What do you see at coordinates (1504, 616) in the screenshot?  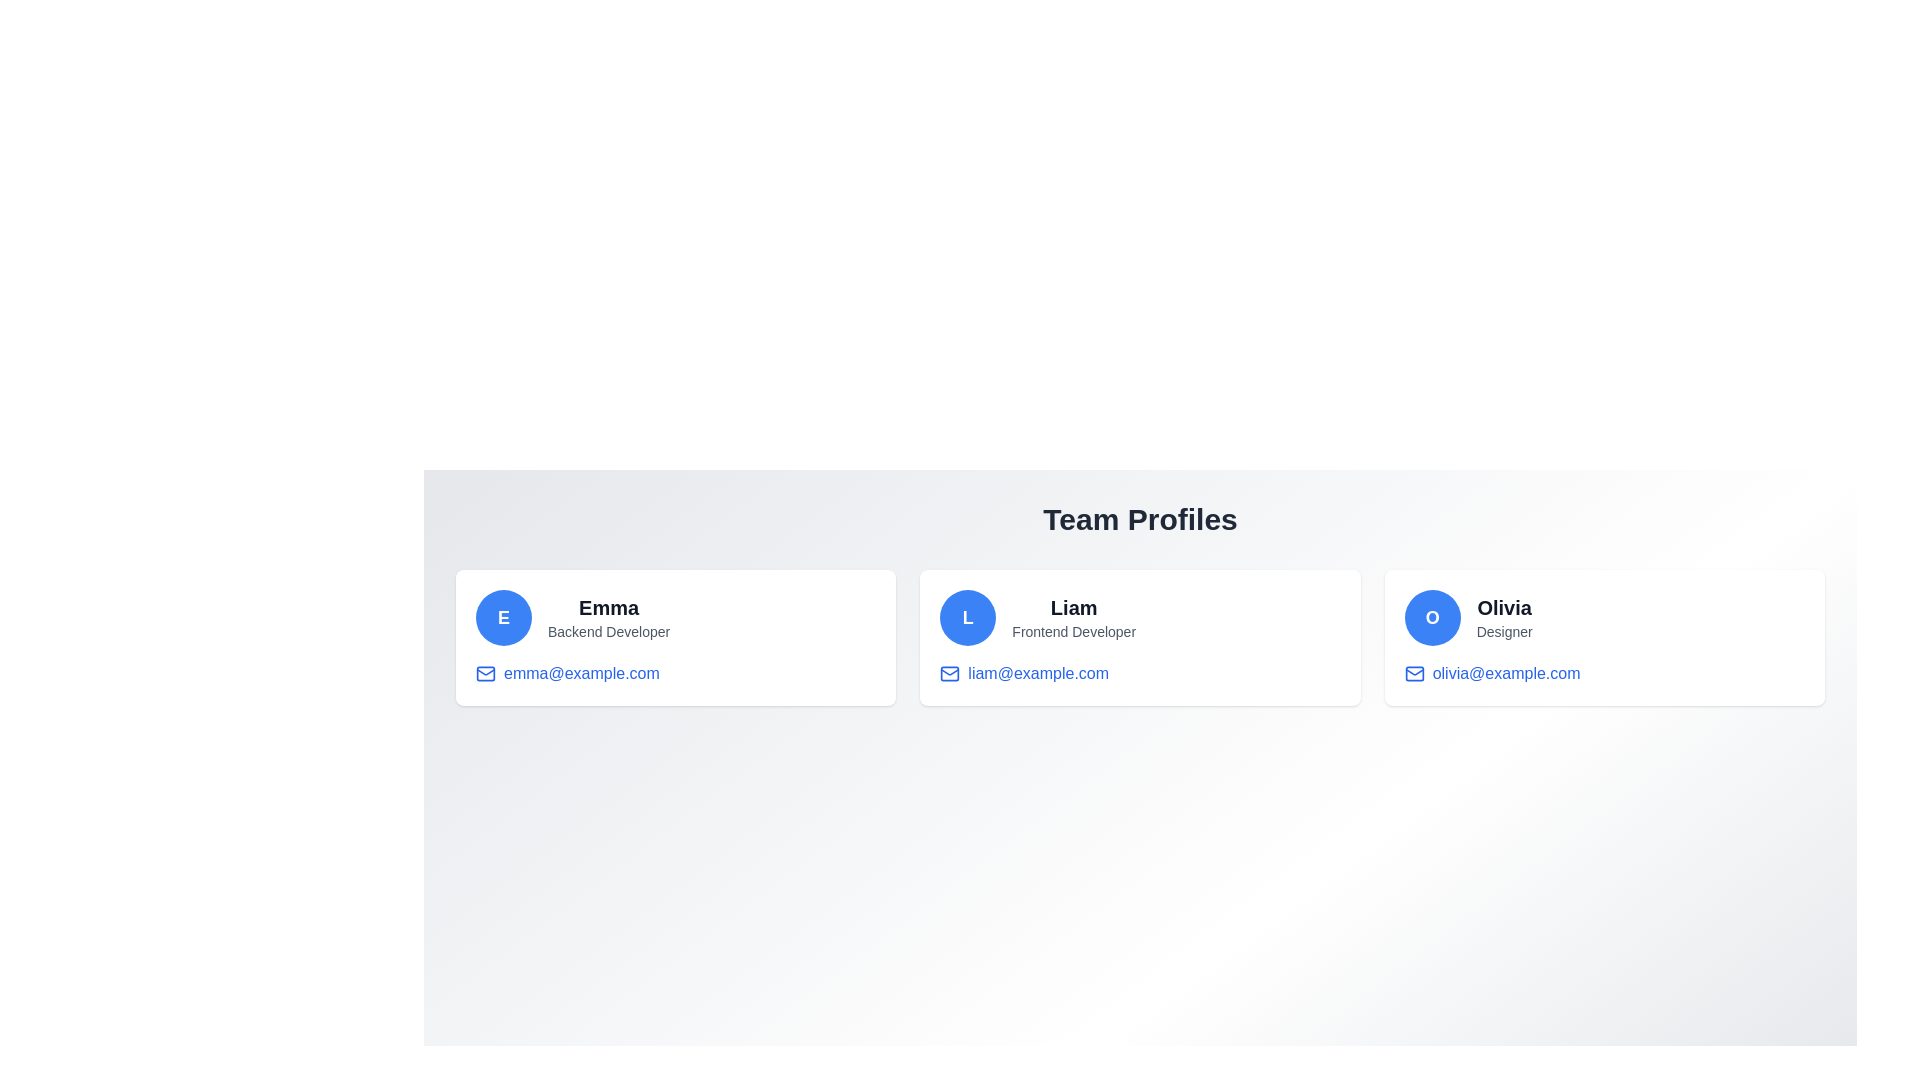 I see `the text block that displays the name and title of a team member, located in the rightmost card above the email address link` at bounding box center [1504, 616].